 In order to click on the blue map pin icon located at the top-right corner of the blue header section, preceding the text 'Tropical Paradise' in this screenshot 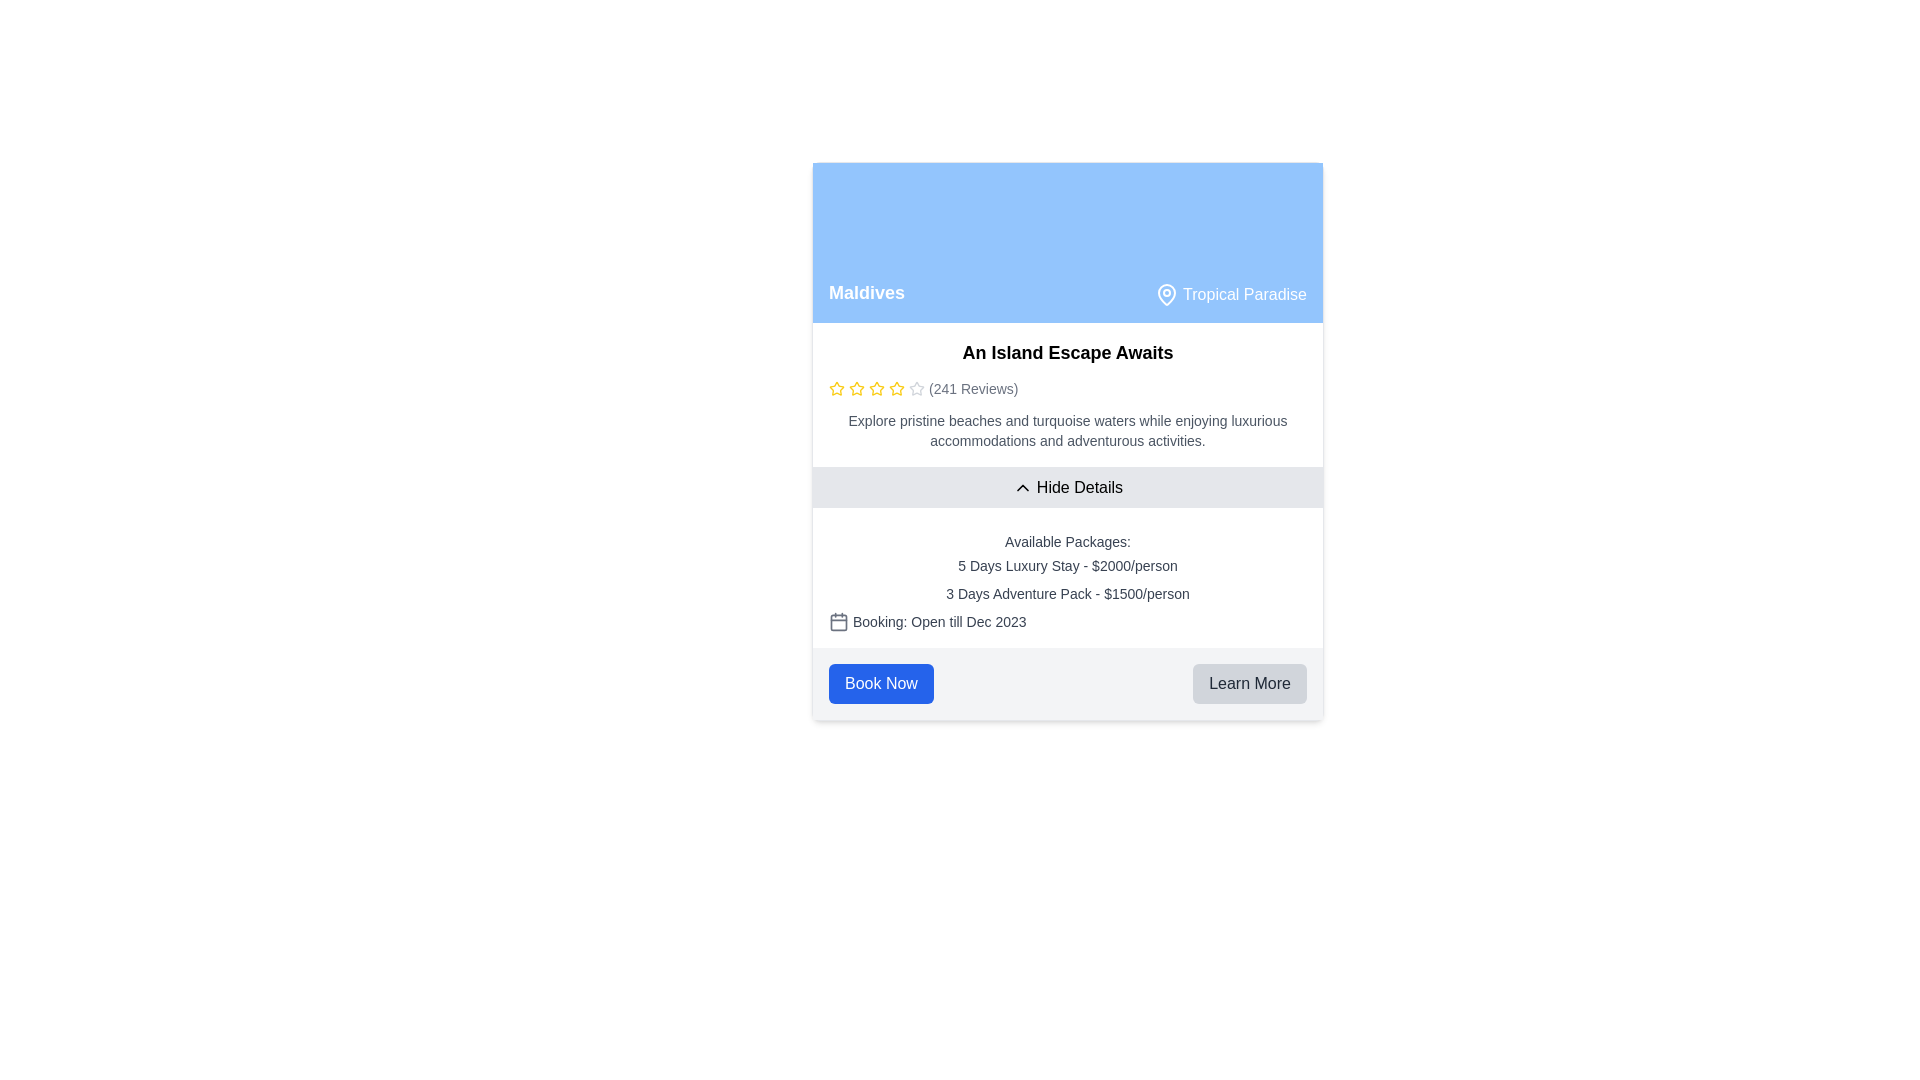, I will do `click(1167, 294)`.